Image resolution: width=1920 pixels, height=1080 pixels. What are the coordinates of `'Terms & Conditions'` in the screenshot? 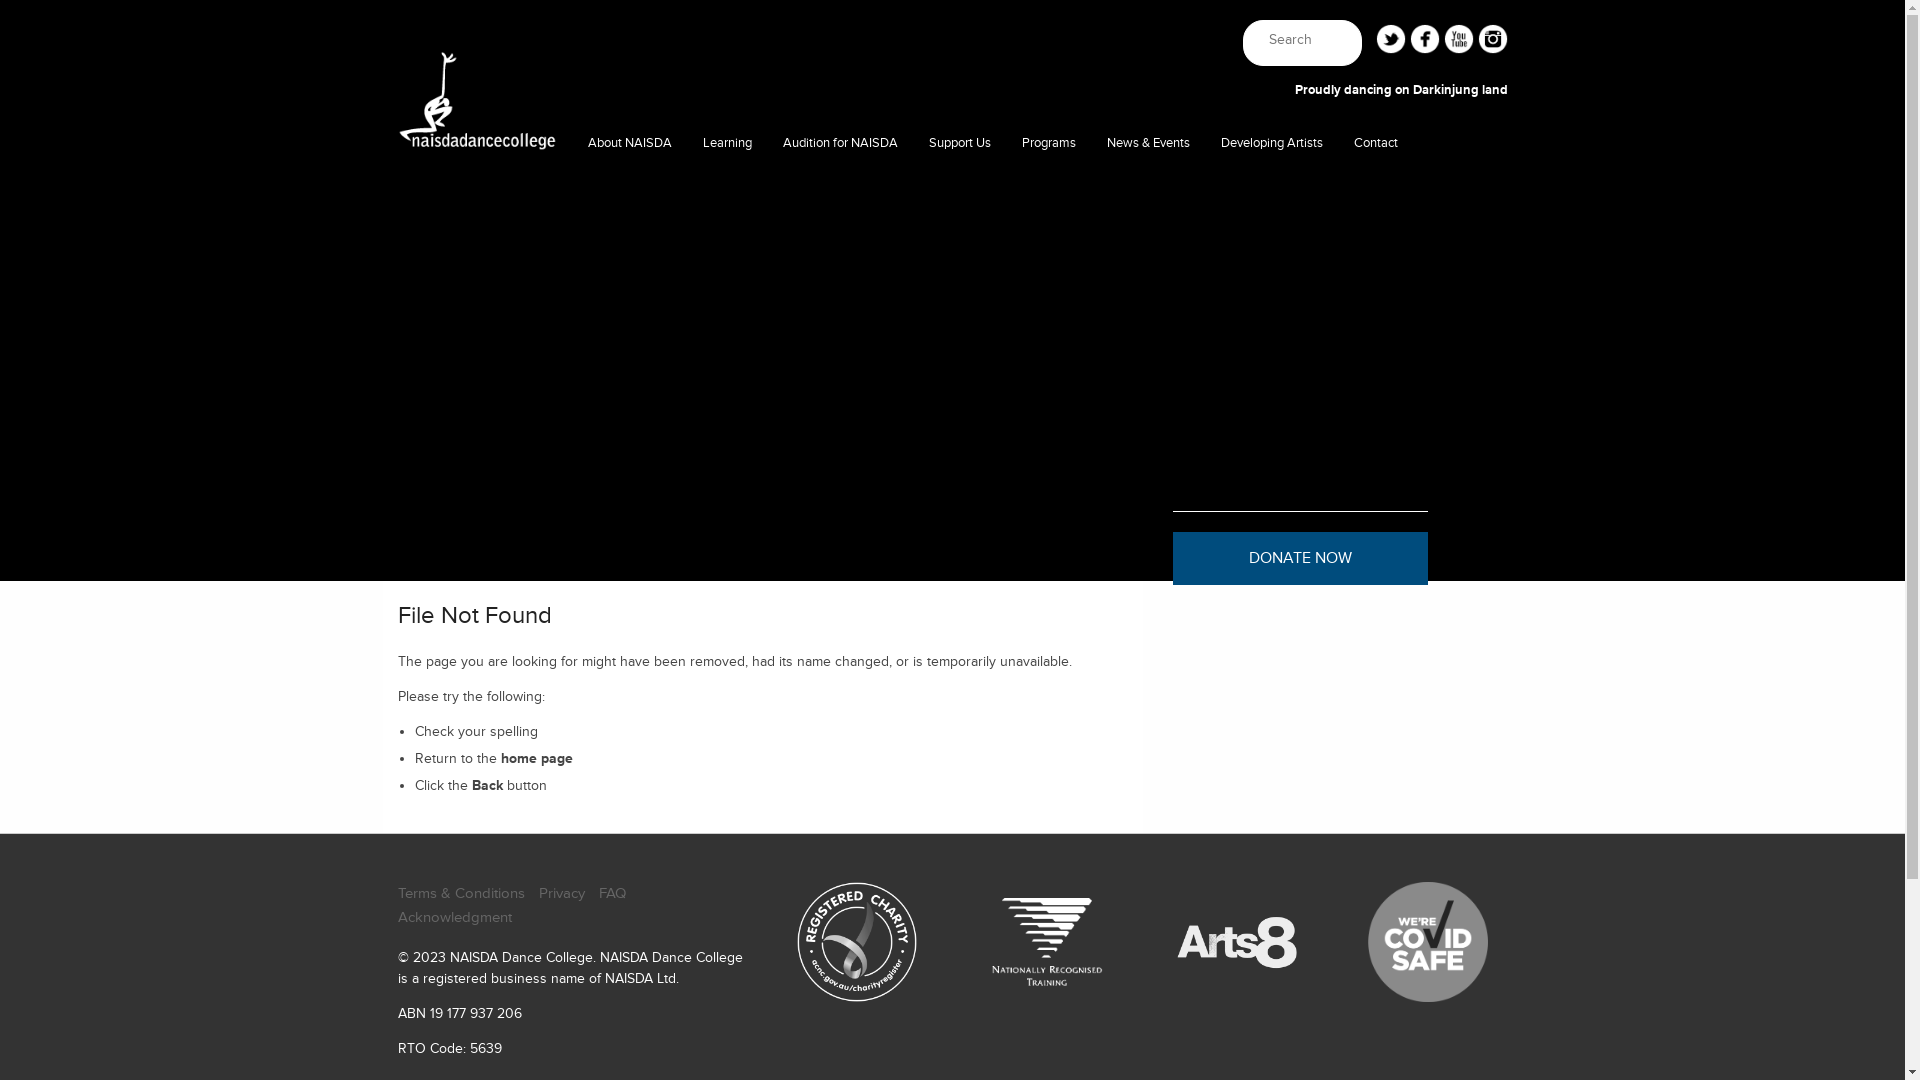 It's located at (398, 893).